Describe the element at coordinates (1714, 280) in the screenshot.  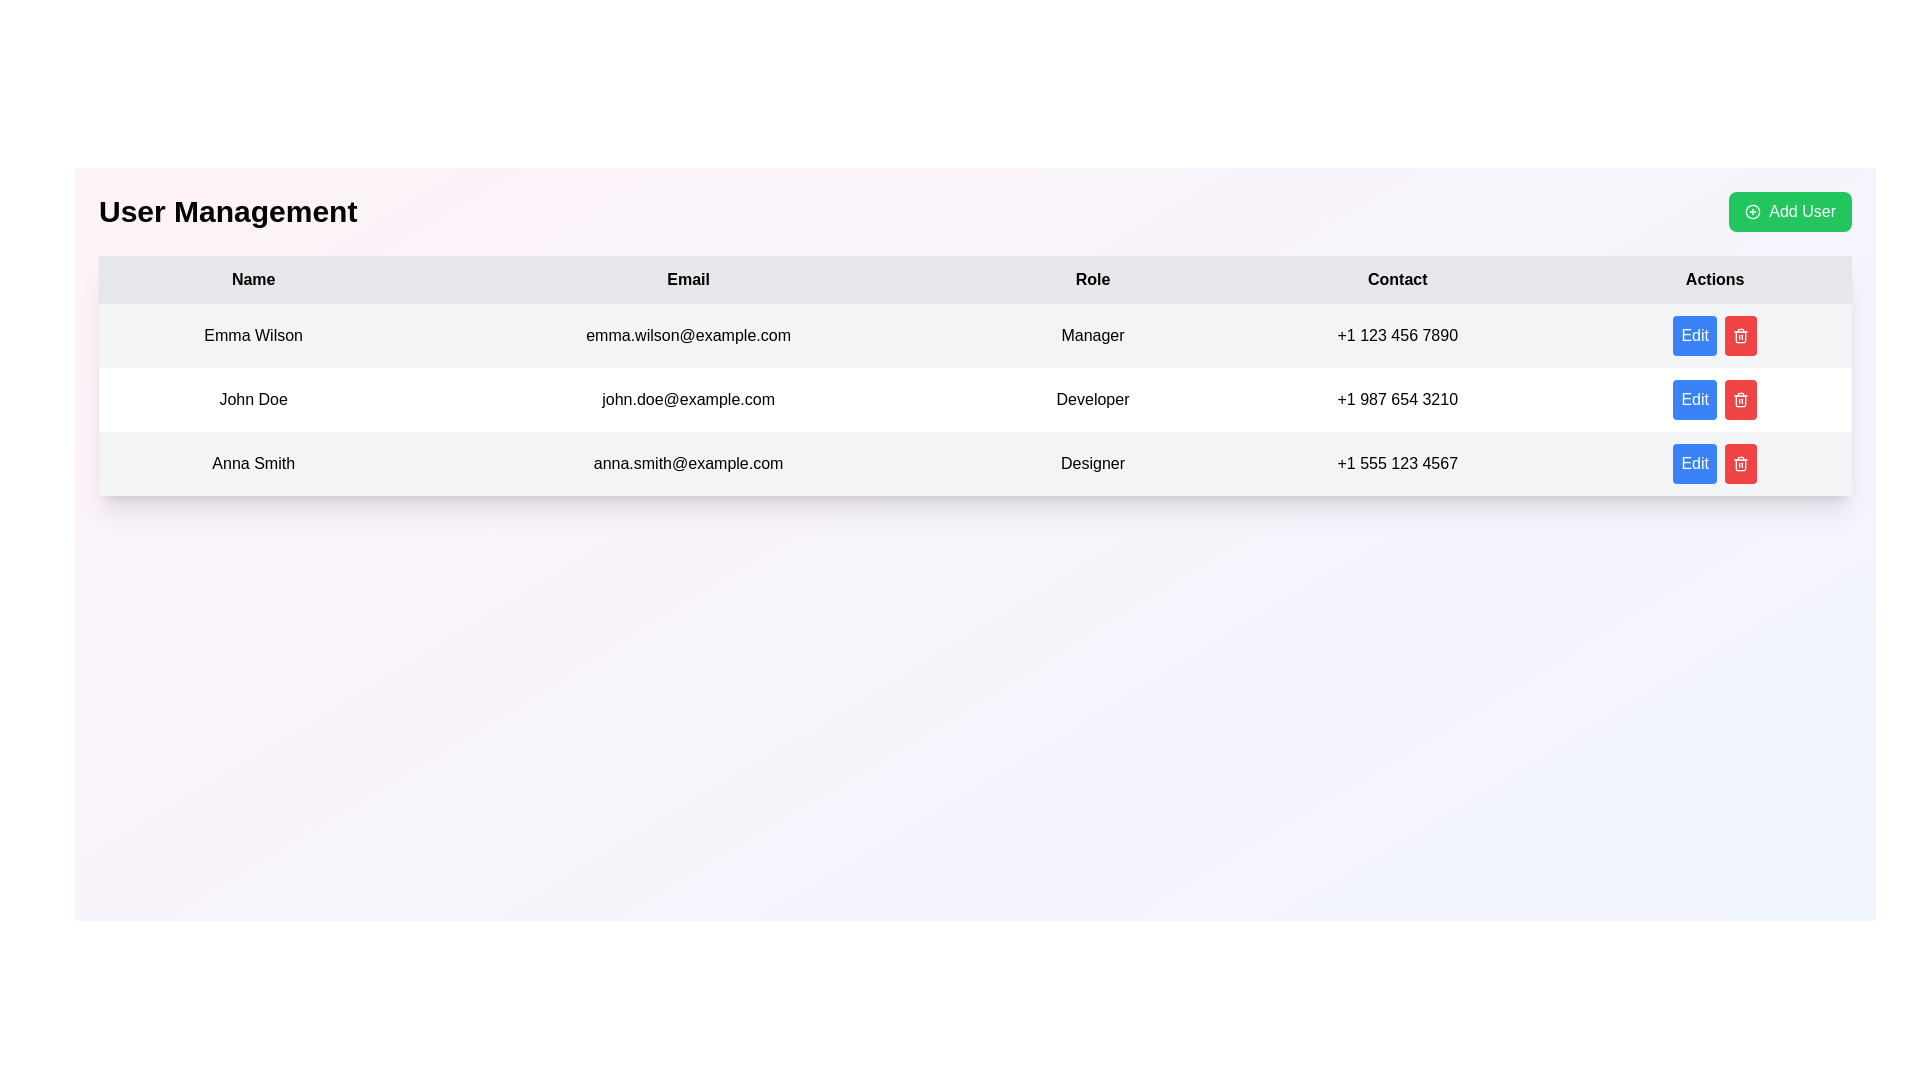
I see `the 'Actions' text label in the header row of the table, which has a gray background and black text, located at the far right of the header` at that location.